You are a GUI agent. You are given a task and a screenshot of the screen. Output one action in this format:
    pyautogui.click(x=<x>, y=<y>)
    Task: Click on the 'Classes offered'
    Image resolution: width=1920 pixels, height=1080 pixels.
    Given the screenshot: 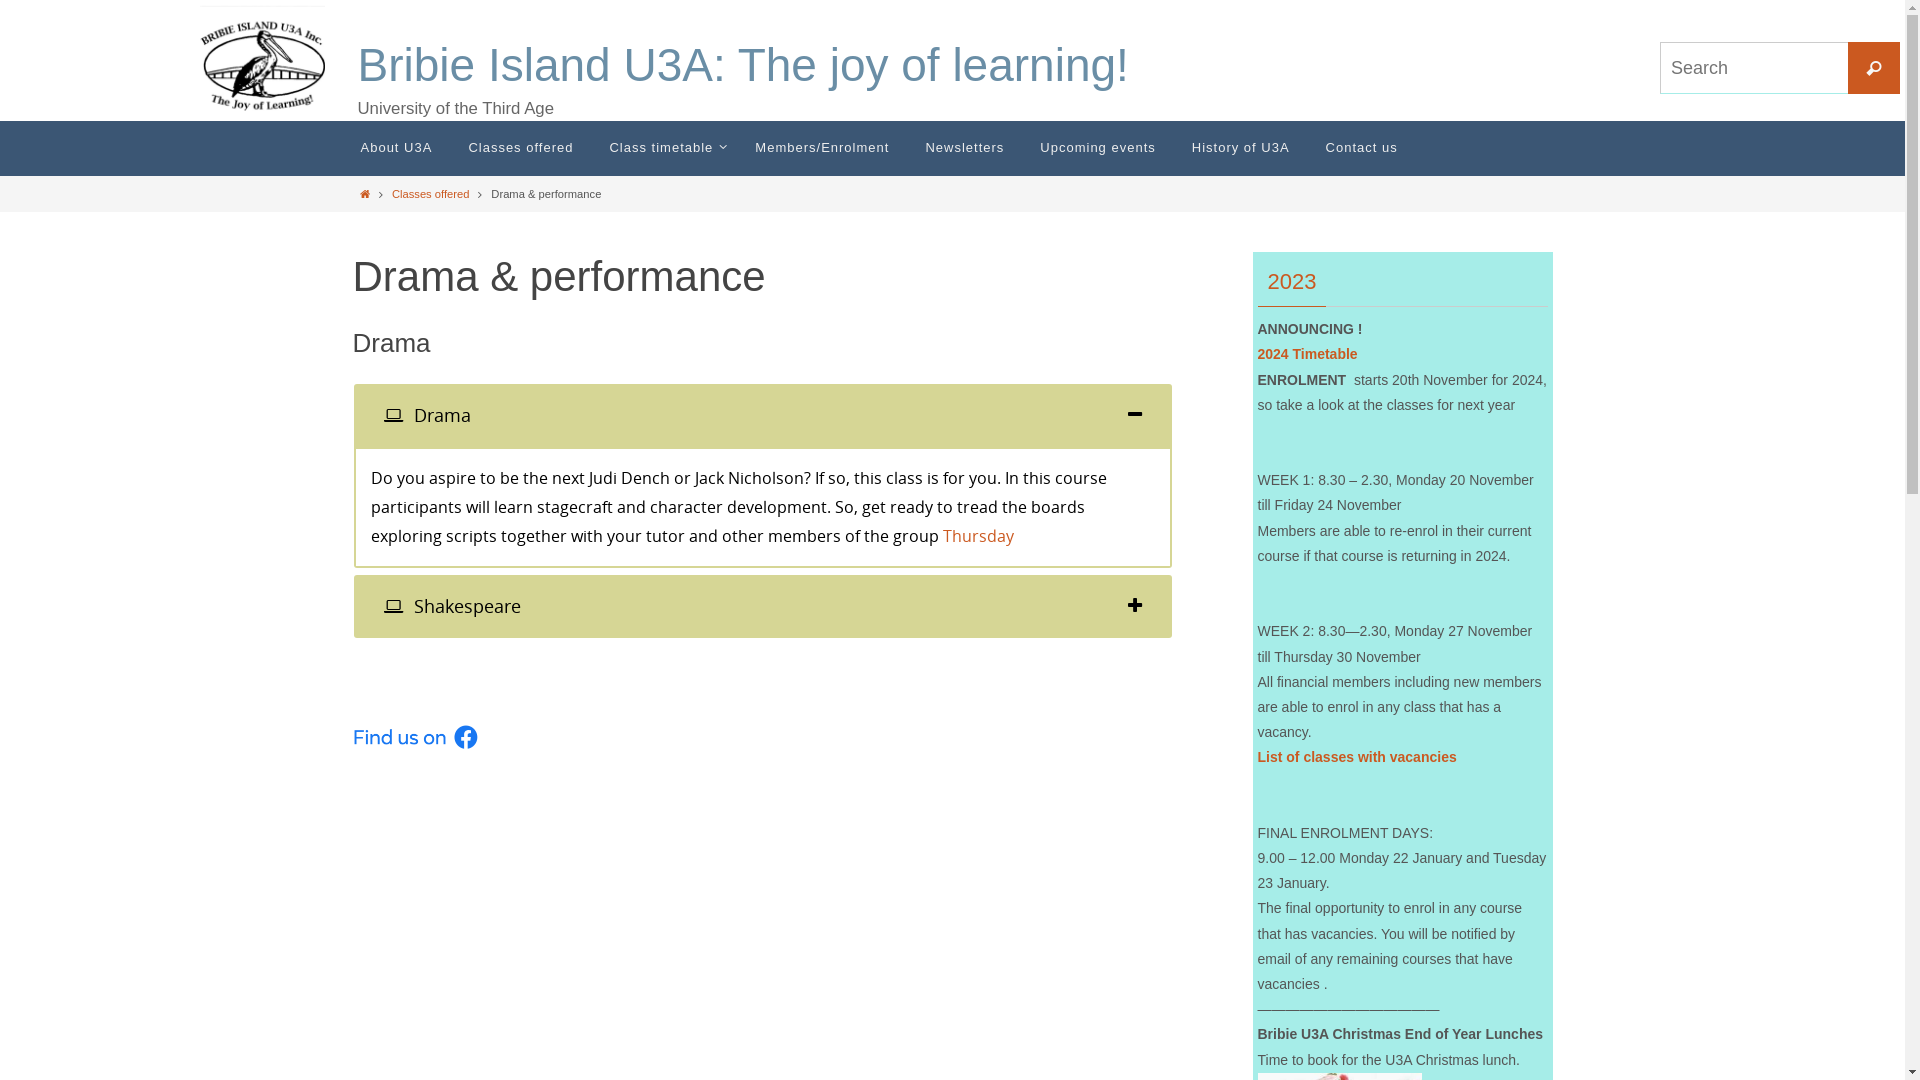 What is the action you would take?
    pyautogui.click(x=392, y=193)
    